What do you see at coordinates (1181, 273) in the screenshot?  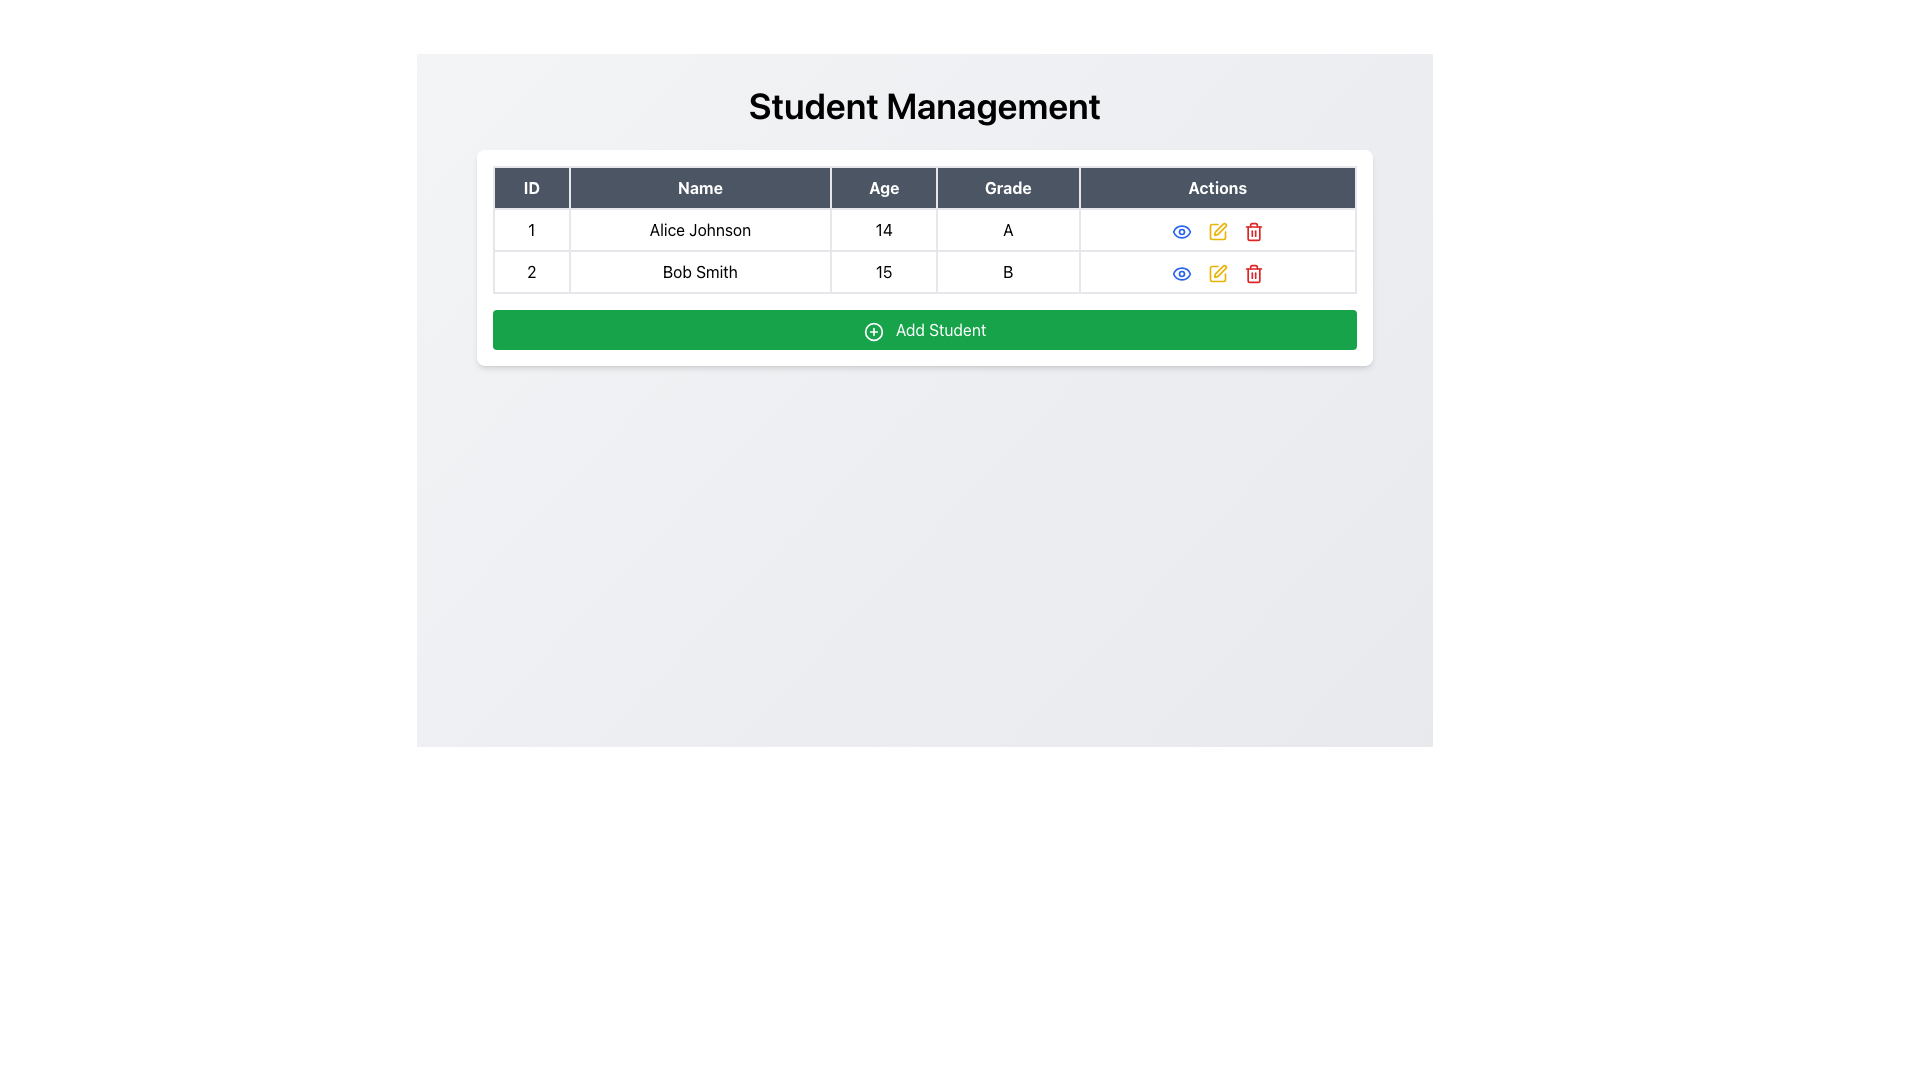 I see `the circular eye-shaped icon with a blue outline located in the first row of the actions column in the table` at bounding box center [1181, 273].